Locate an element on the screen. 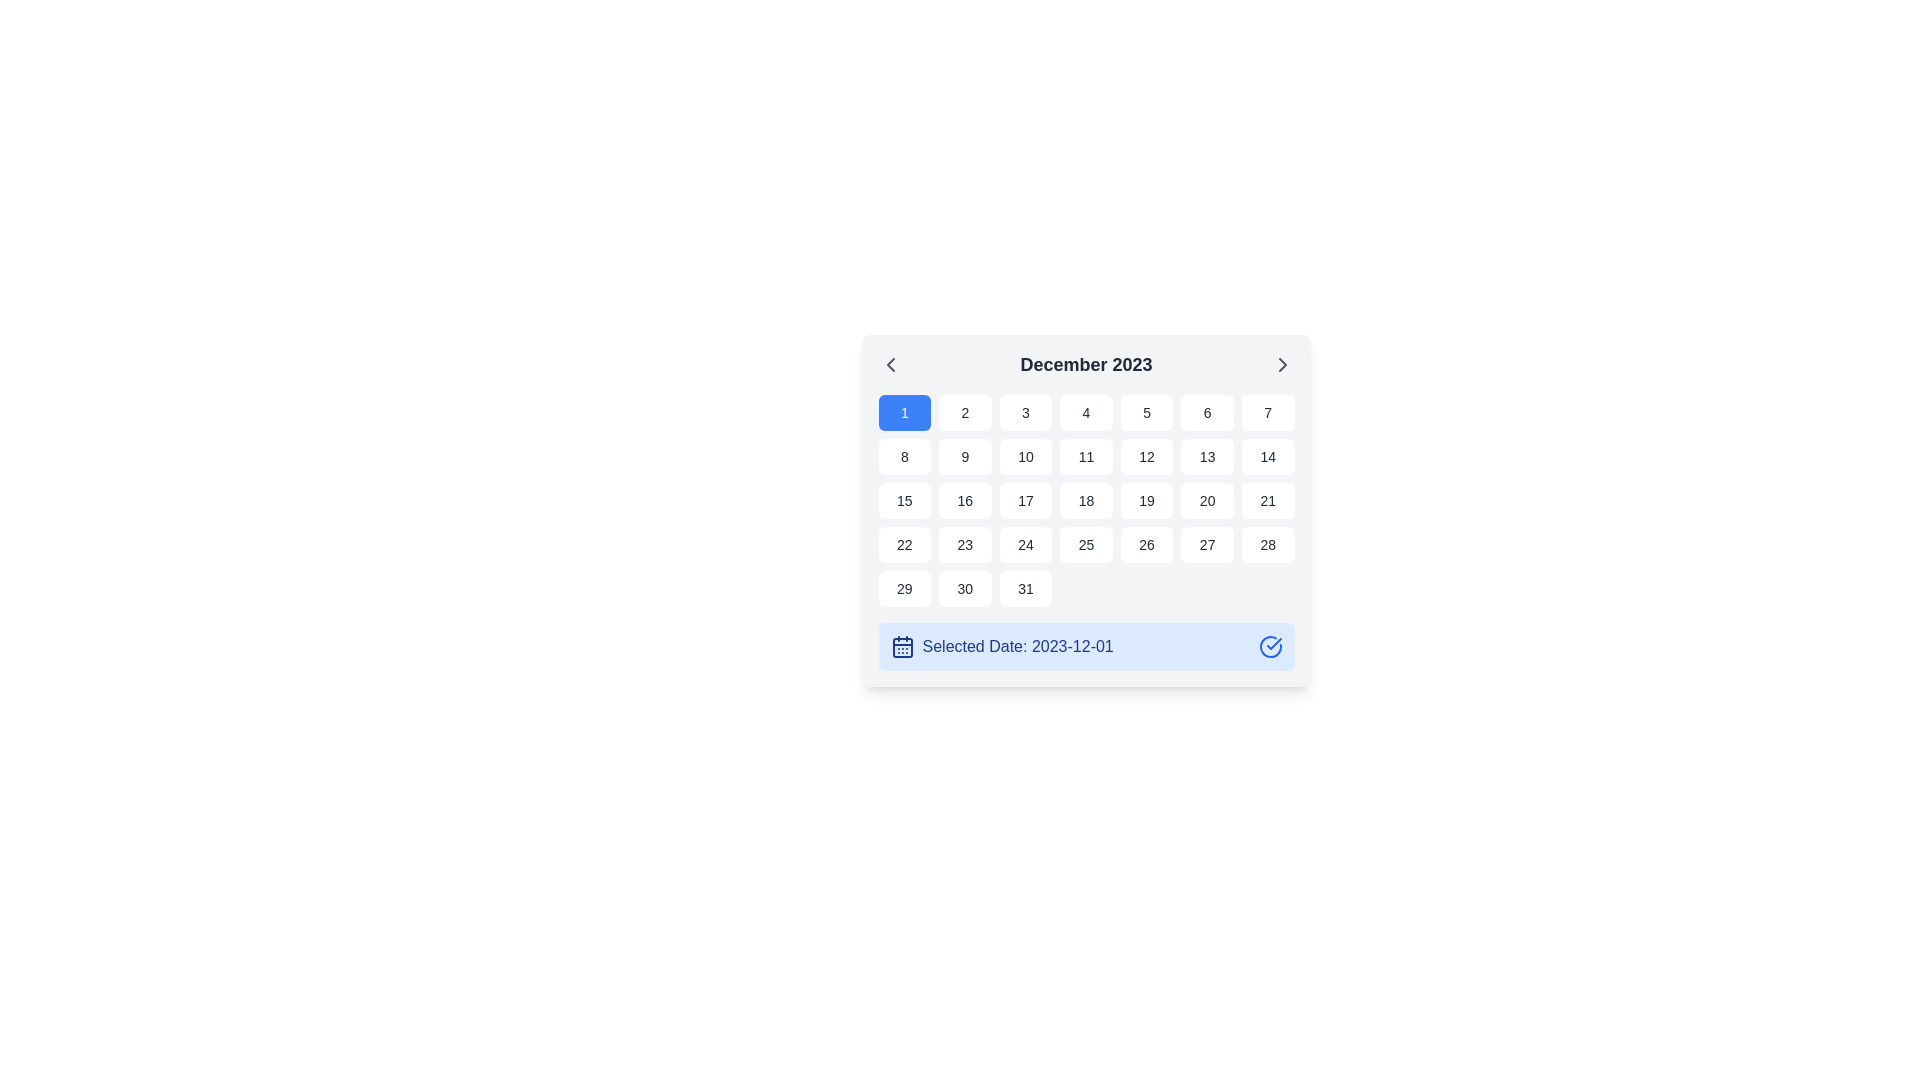 The width and height of the screenshot is (1920, 1080). the rectangular button labeled '2' with a white background and rounded corners is located at coordinates (965, 411).